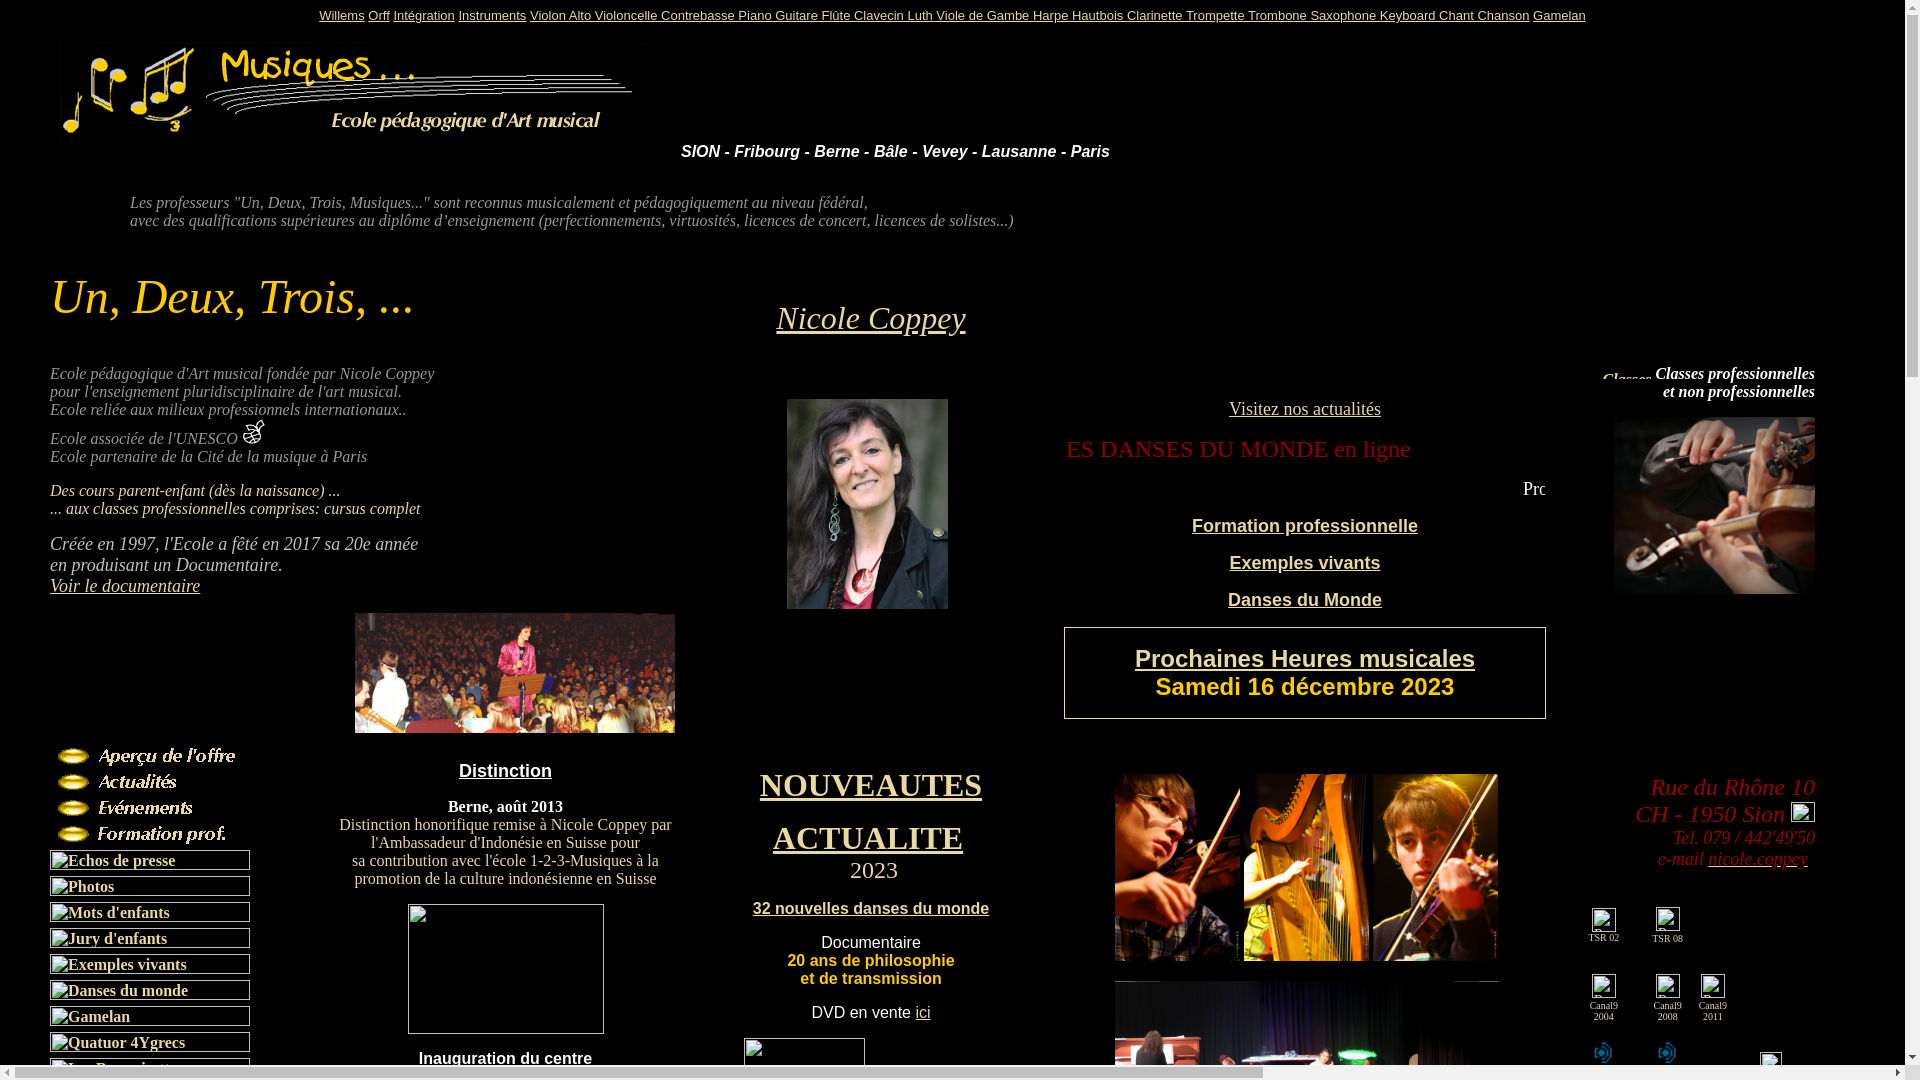  Describe the element at coordinates (870, 784) in the screenshot. I see `'NOUVEAUTES'` at that location.